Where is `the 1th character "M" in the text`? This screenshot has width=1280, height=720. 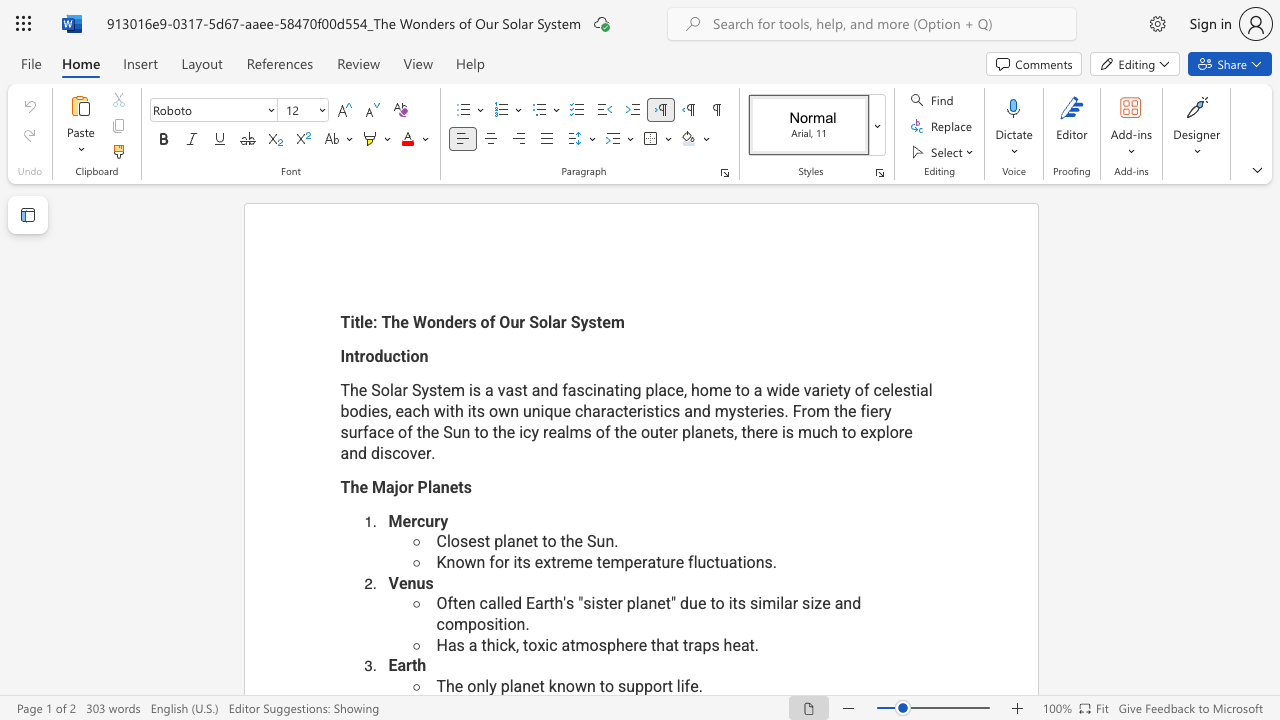 the 1th character "M" in the text is located at coordinates (379, 487).